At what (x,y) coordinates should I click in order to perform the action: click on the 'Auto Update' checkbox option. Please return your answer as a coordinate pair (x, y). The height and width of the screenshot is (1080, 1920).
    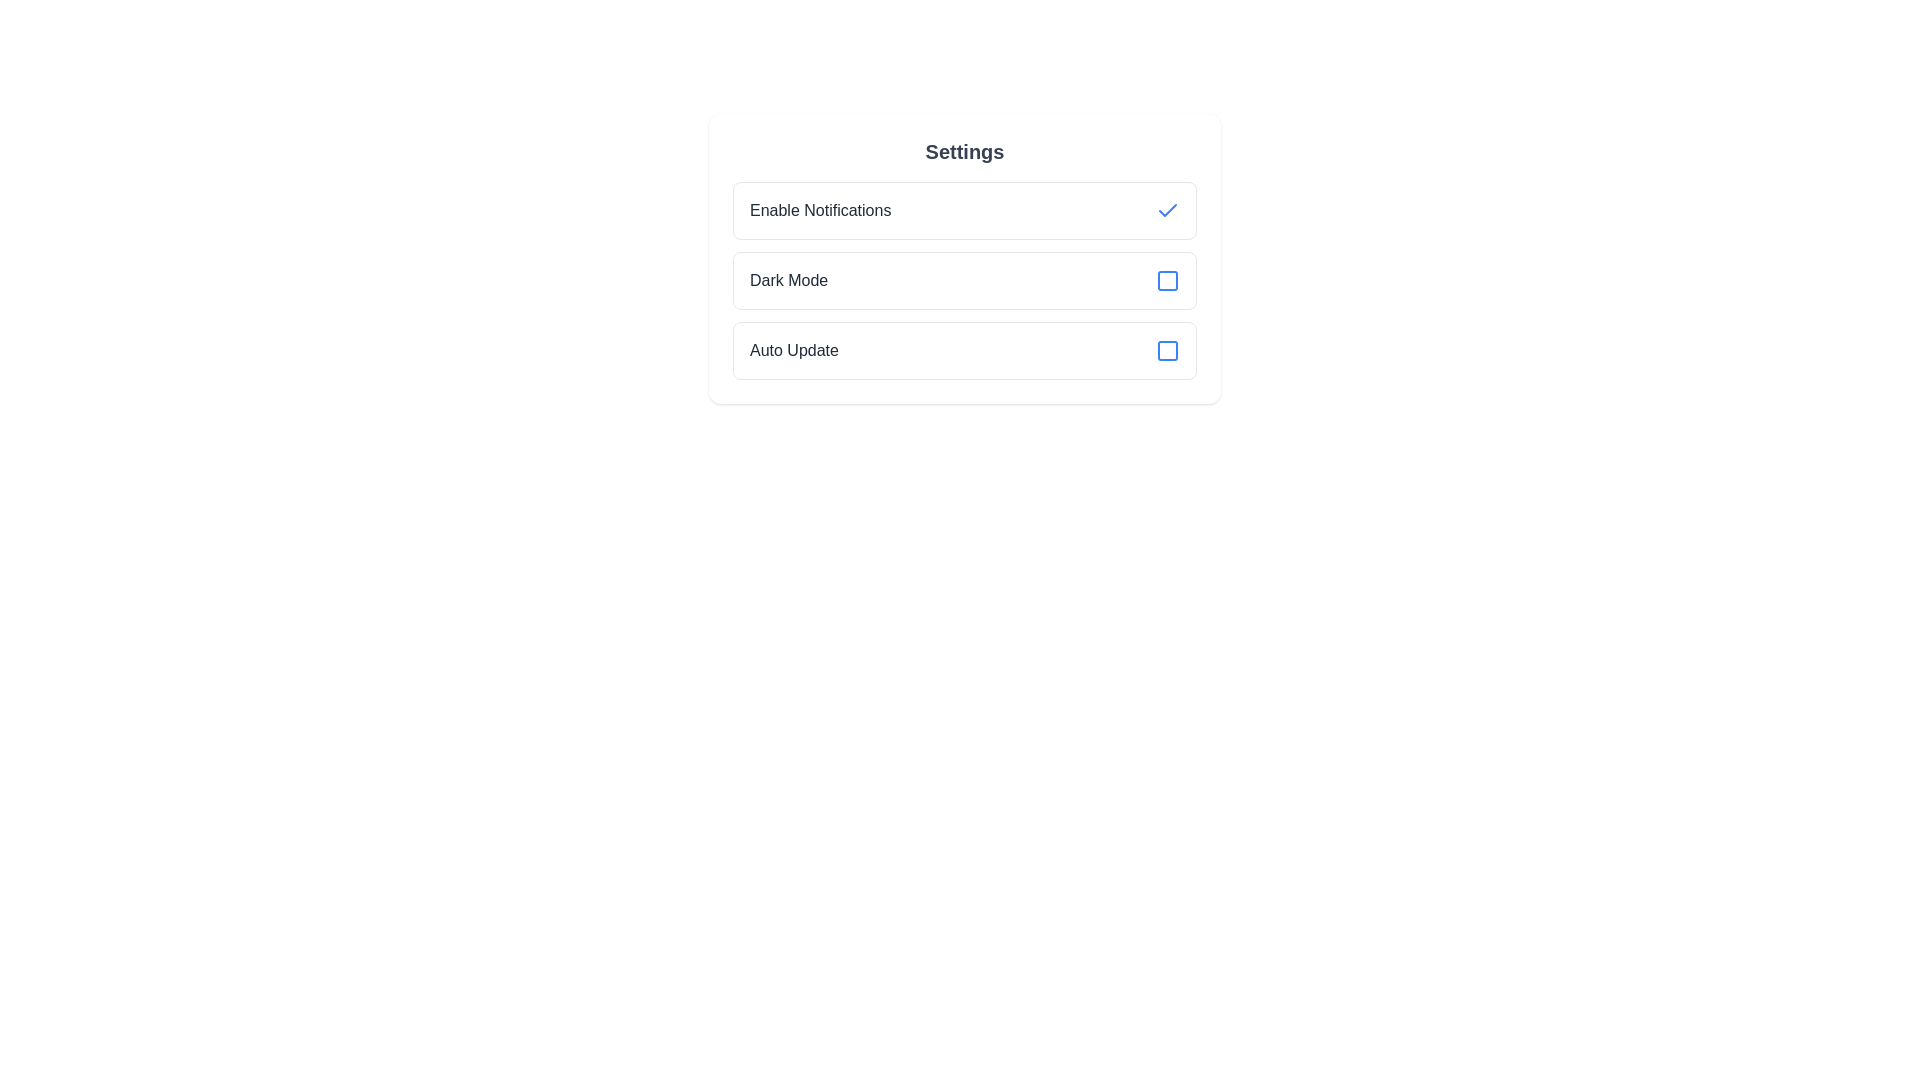
    Looking at the image, I should click on (964, 350).